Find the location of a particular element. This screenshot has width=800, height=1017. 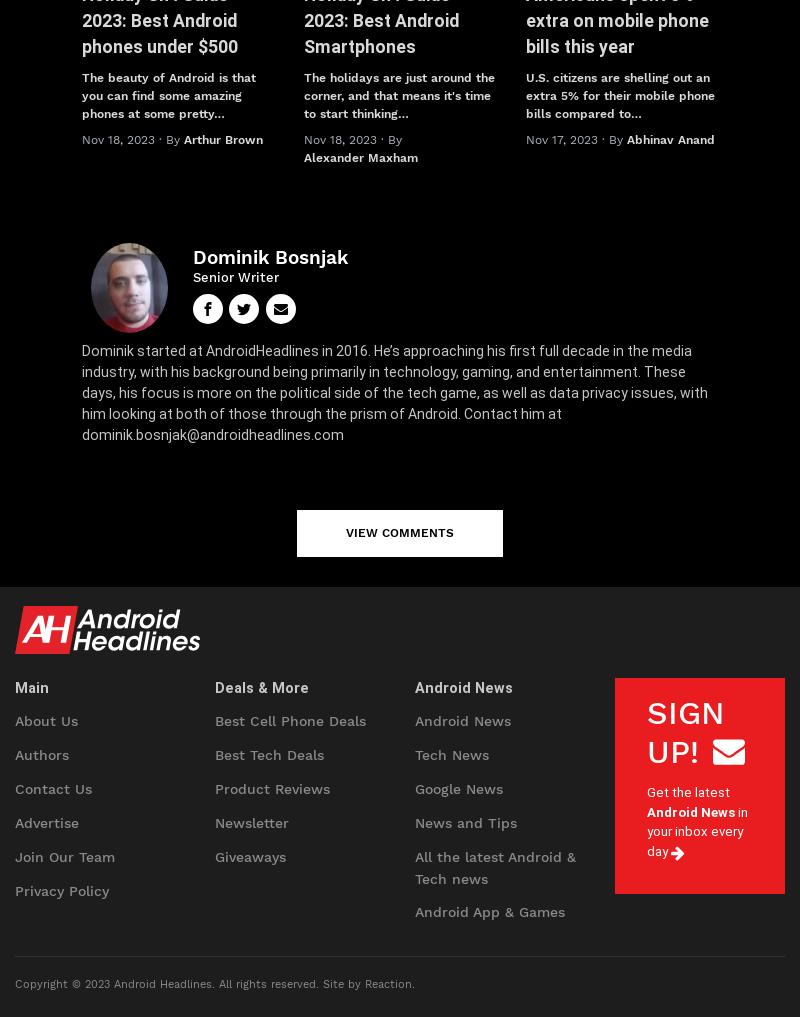

'All the latest Android & Tech news' is located at coordinates (495, 866).